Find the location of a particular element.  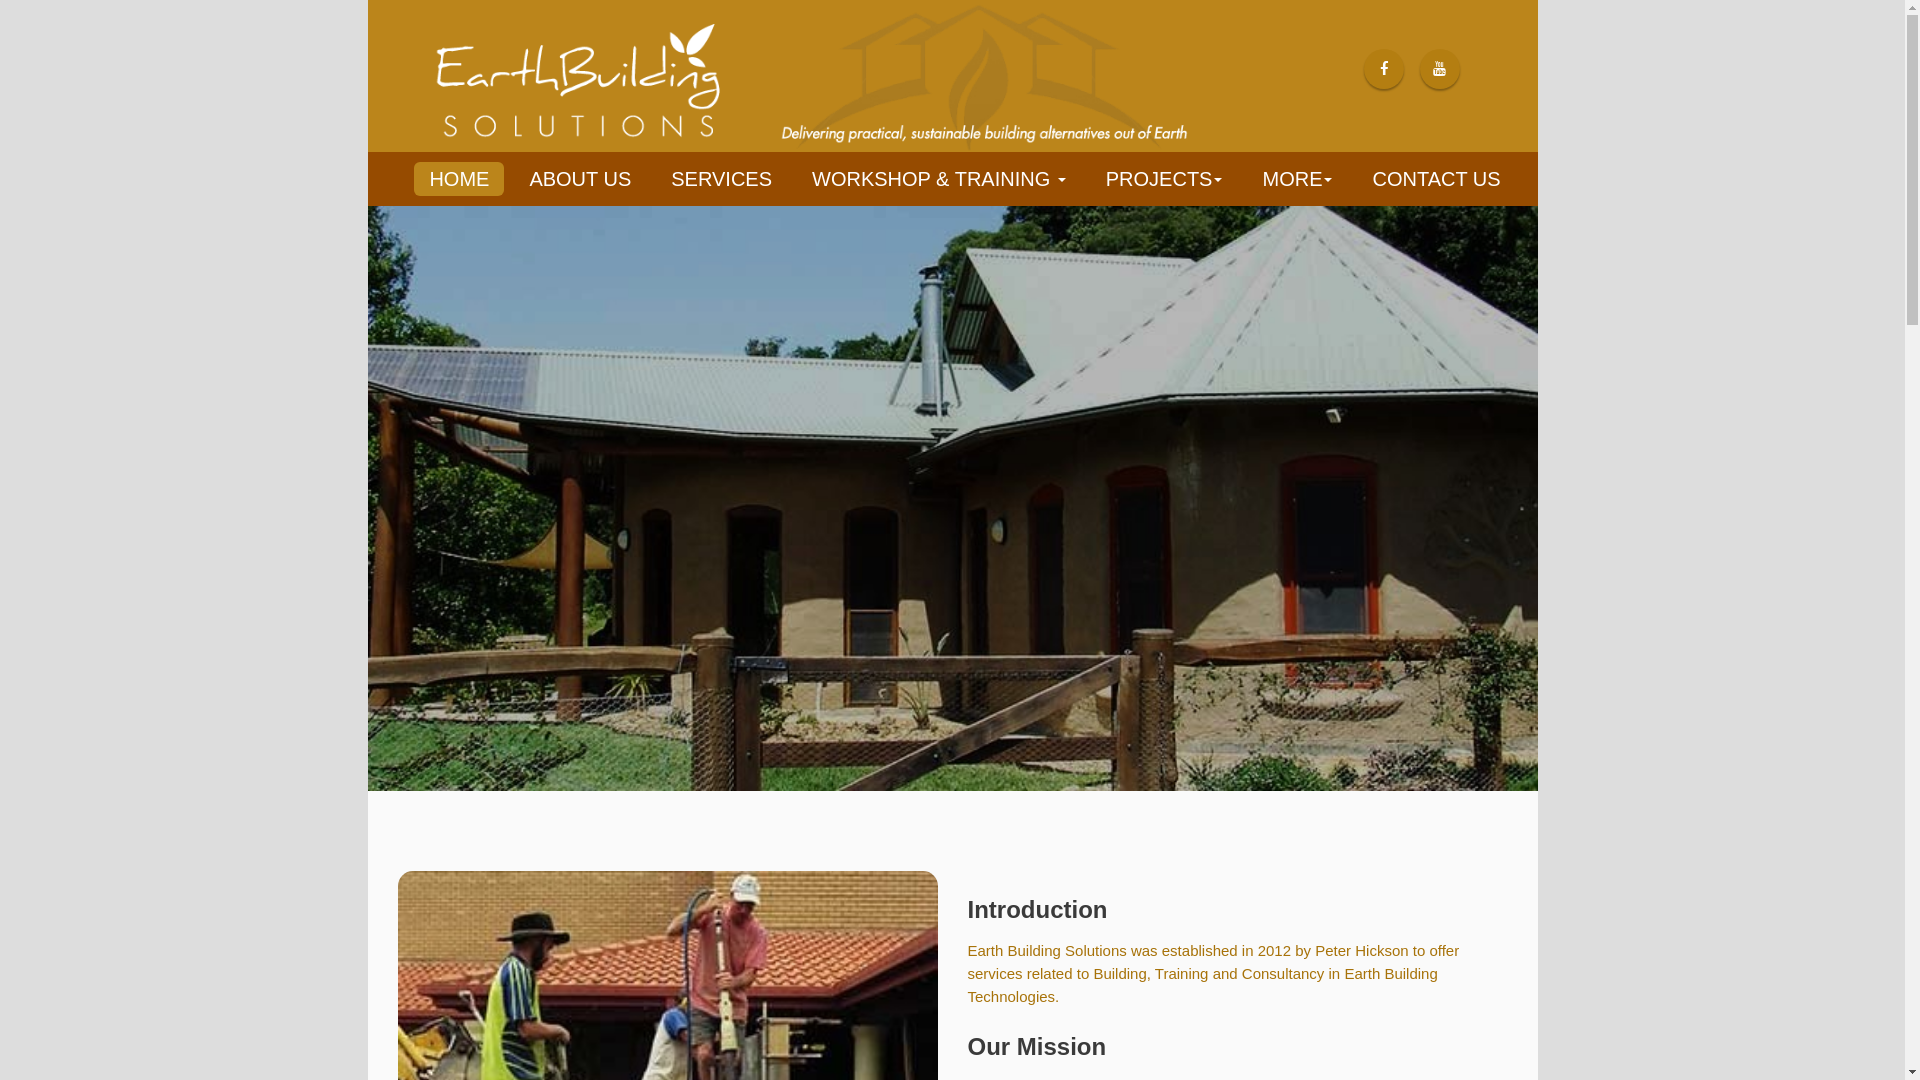

'HOME' is located at coordinates (415, 177).